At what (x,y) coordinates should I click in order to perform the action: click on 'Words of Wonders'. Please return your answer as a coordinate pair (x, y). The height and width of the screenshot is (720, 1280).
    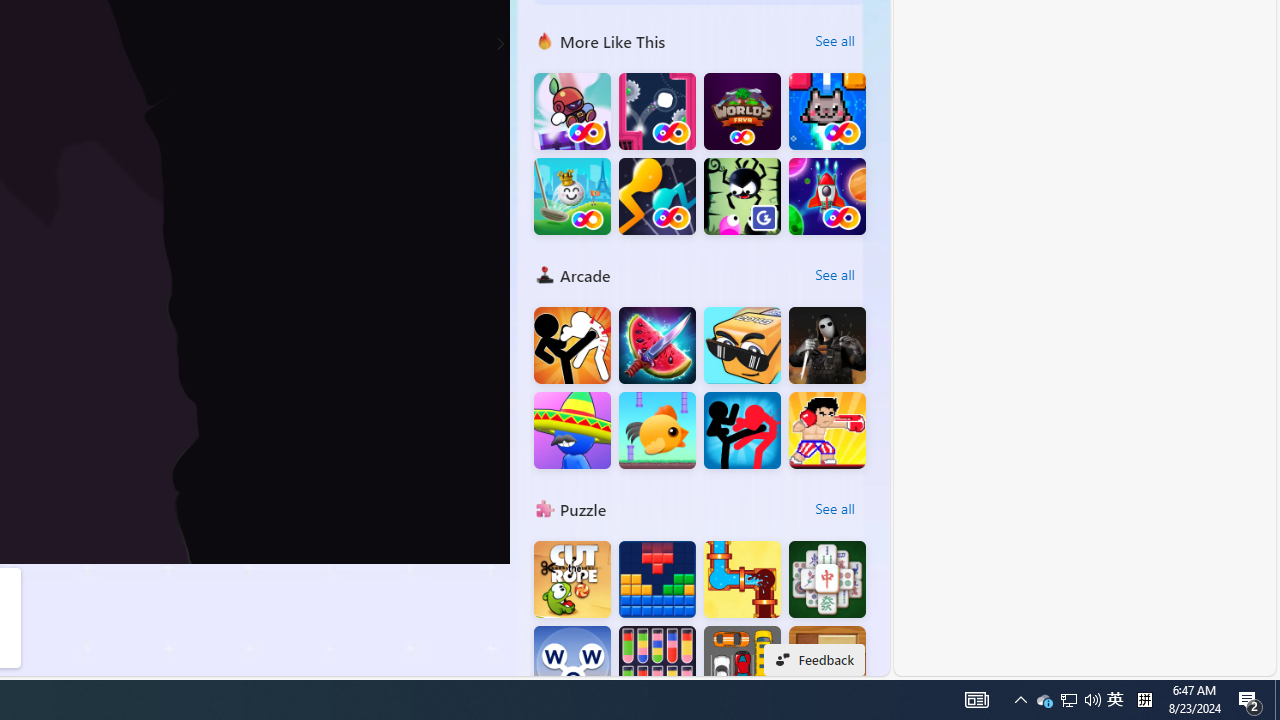
    Looking at the image, I should click on (571, 664).